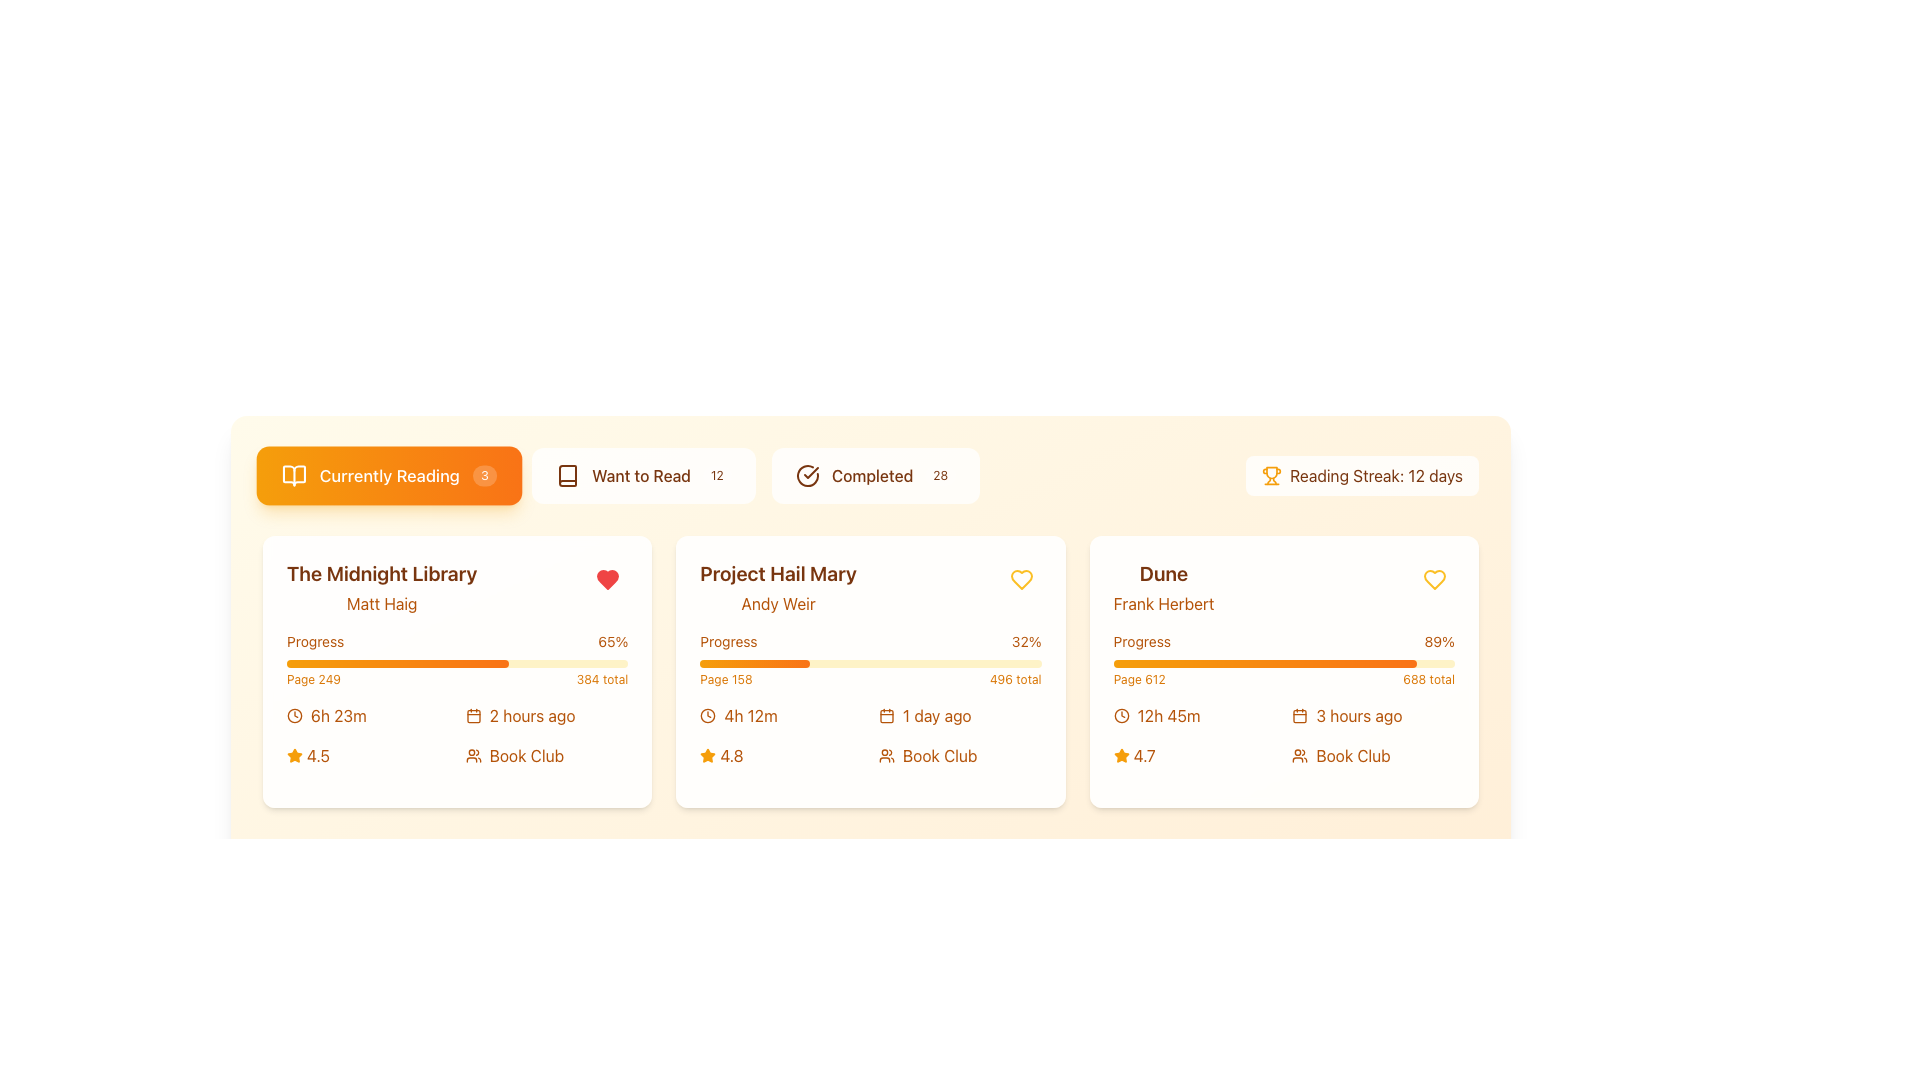 Image resolution: width=1920 pixels, height=1080 pixels. I want to click on the content of the Label with icon displaying 'Book Club' accompanied by a group of people icon, located in the bottom-right corner of the card for 'Project Hail Mary.', so click(960, 756).